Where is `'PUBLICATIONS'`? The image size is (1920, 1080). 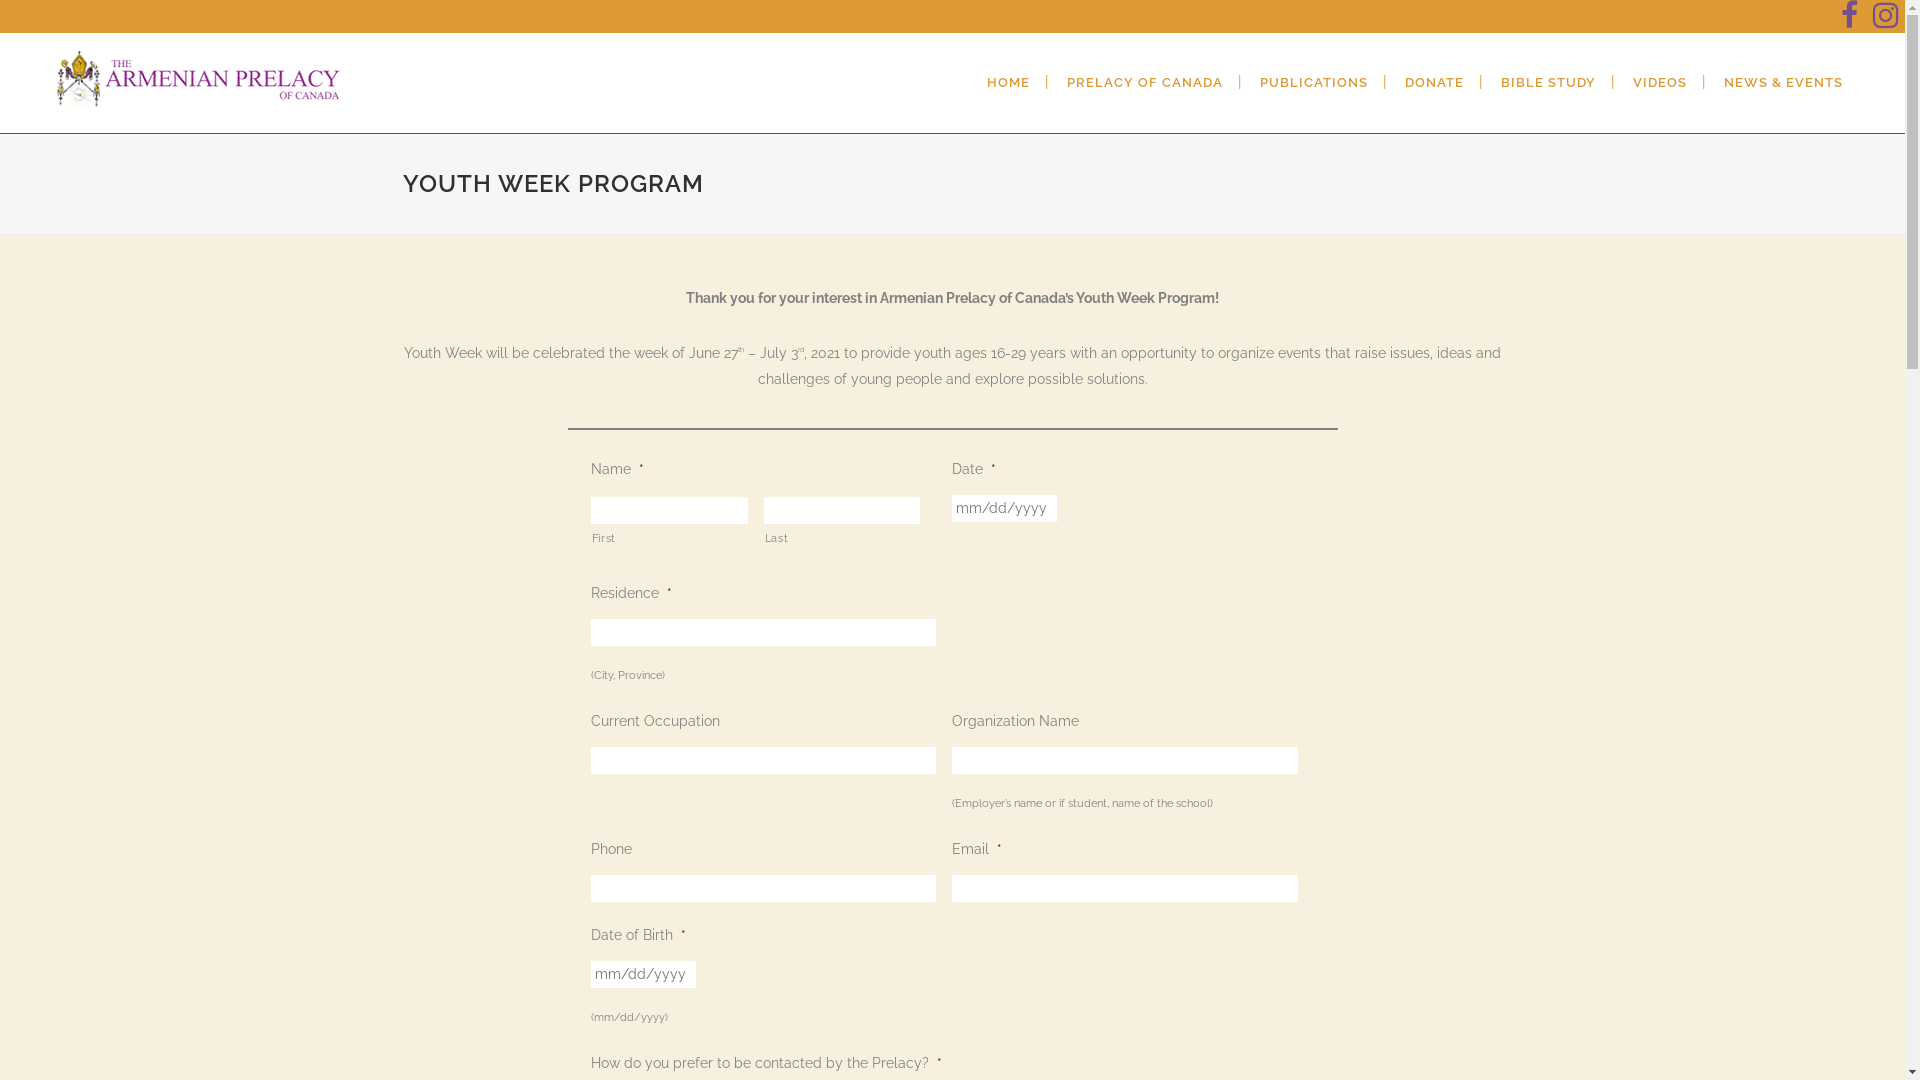
'PUBLICATIONS' is located at coordinates (1314, 82).